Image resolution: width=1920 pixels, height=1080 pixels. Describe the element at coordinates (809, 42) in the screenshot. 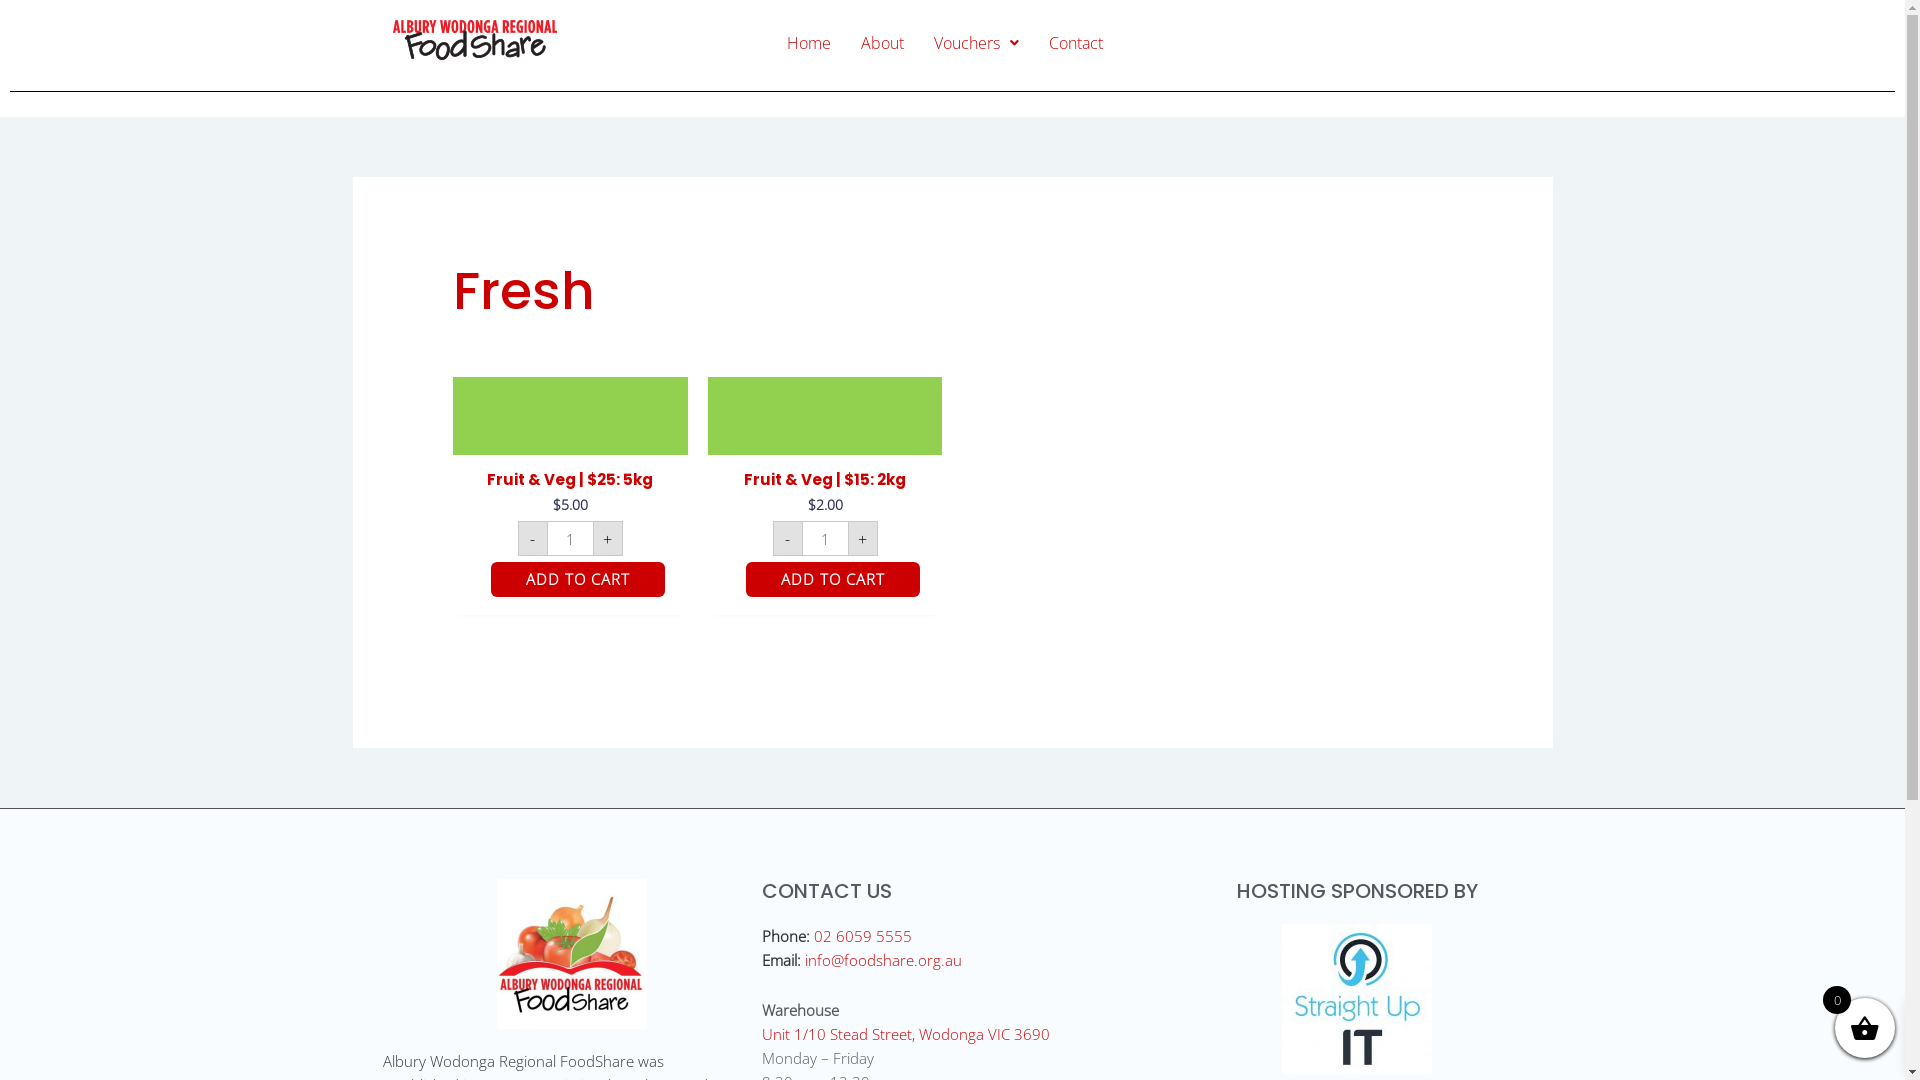

I see `'Home'` at that location.